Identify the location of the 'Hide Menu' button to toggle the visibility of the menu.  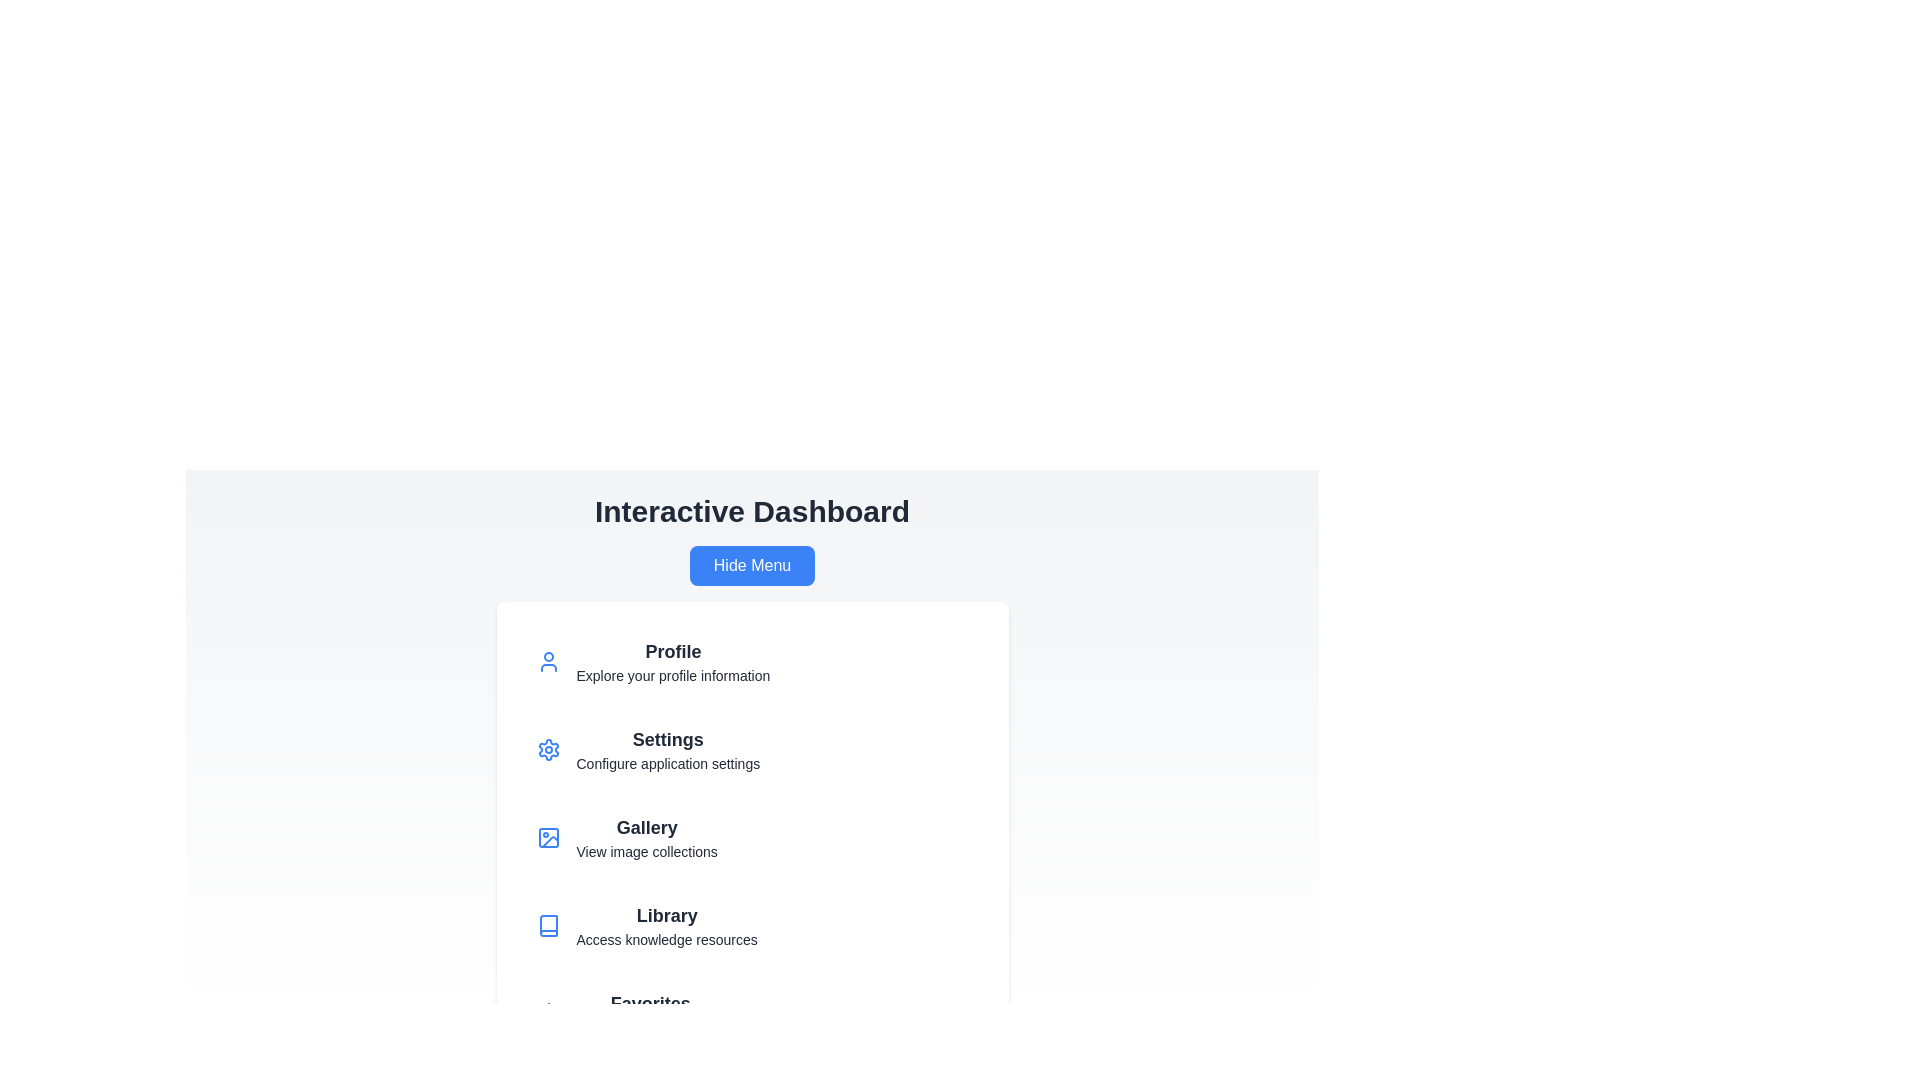
(751, 566).